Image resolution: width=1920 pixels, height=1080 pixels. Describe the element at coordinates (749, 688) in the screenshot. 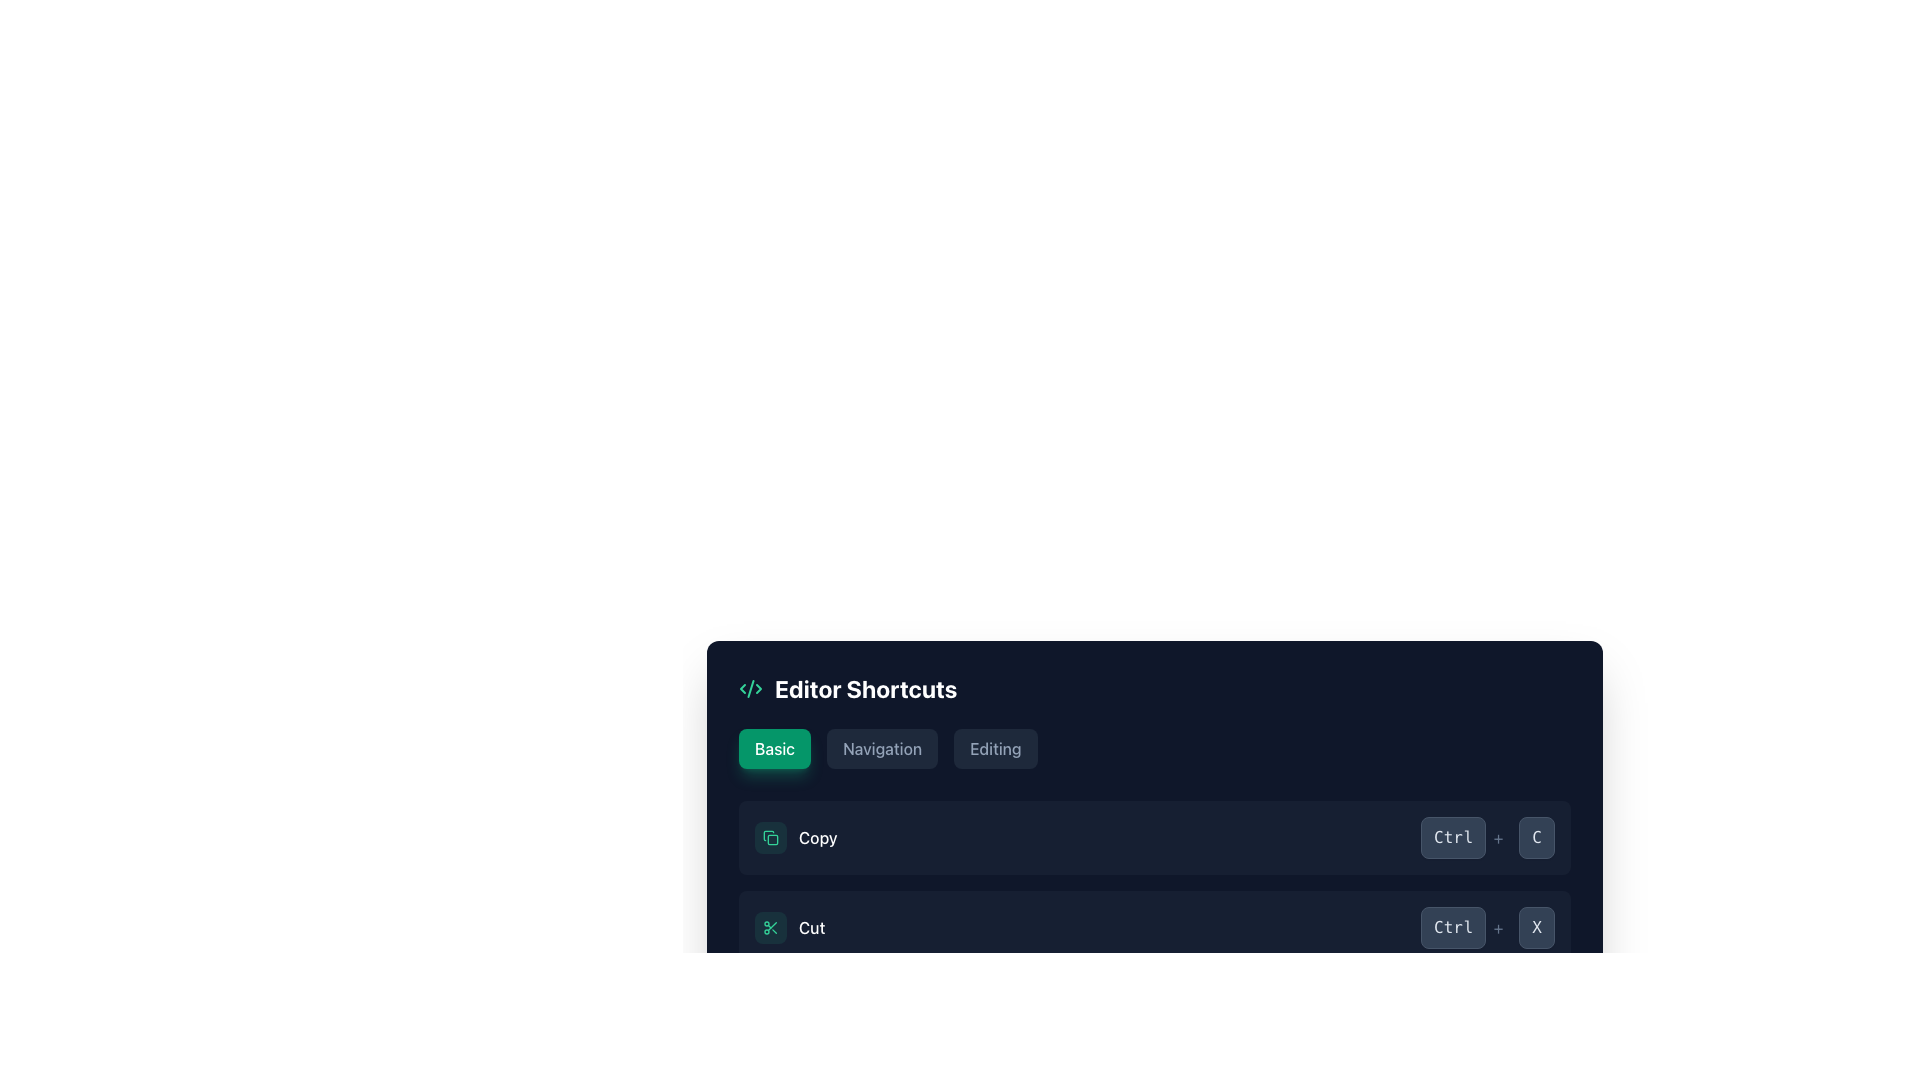

I see `properties of the coding or development-related icon located at the top left of the 'Editor Shortcuts' section` at that location.